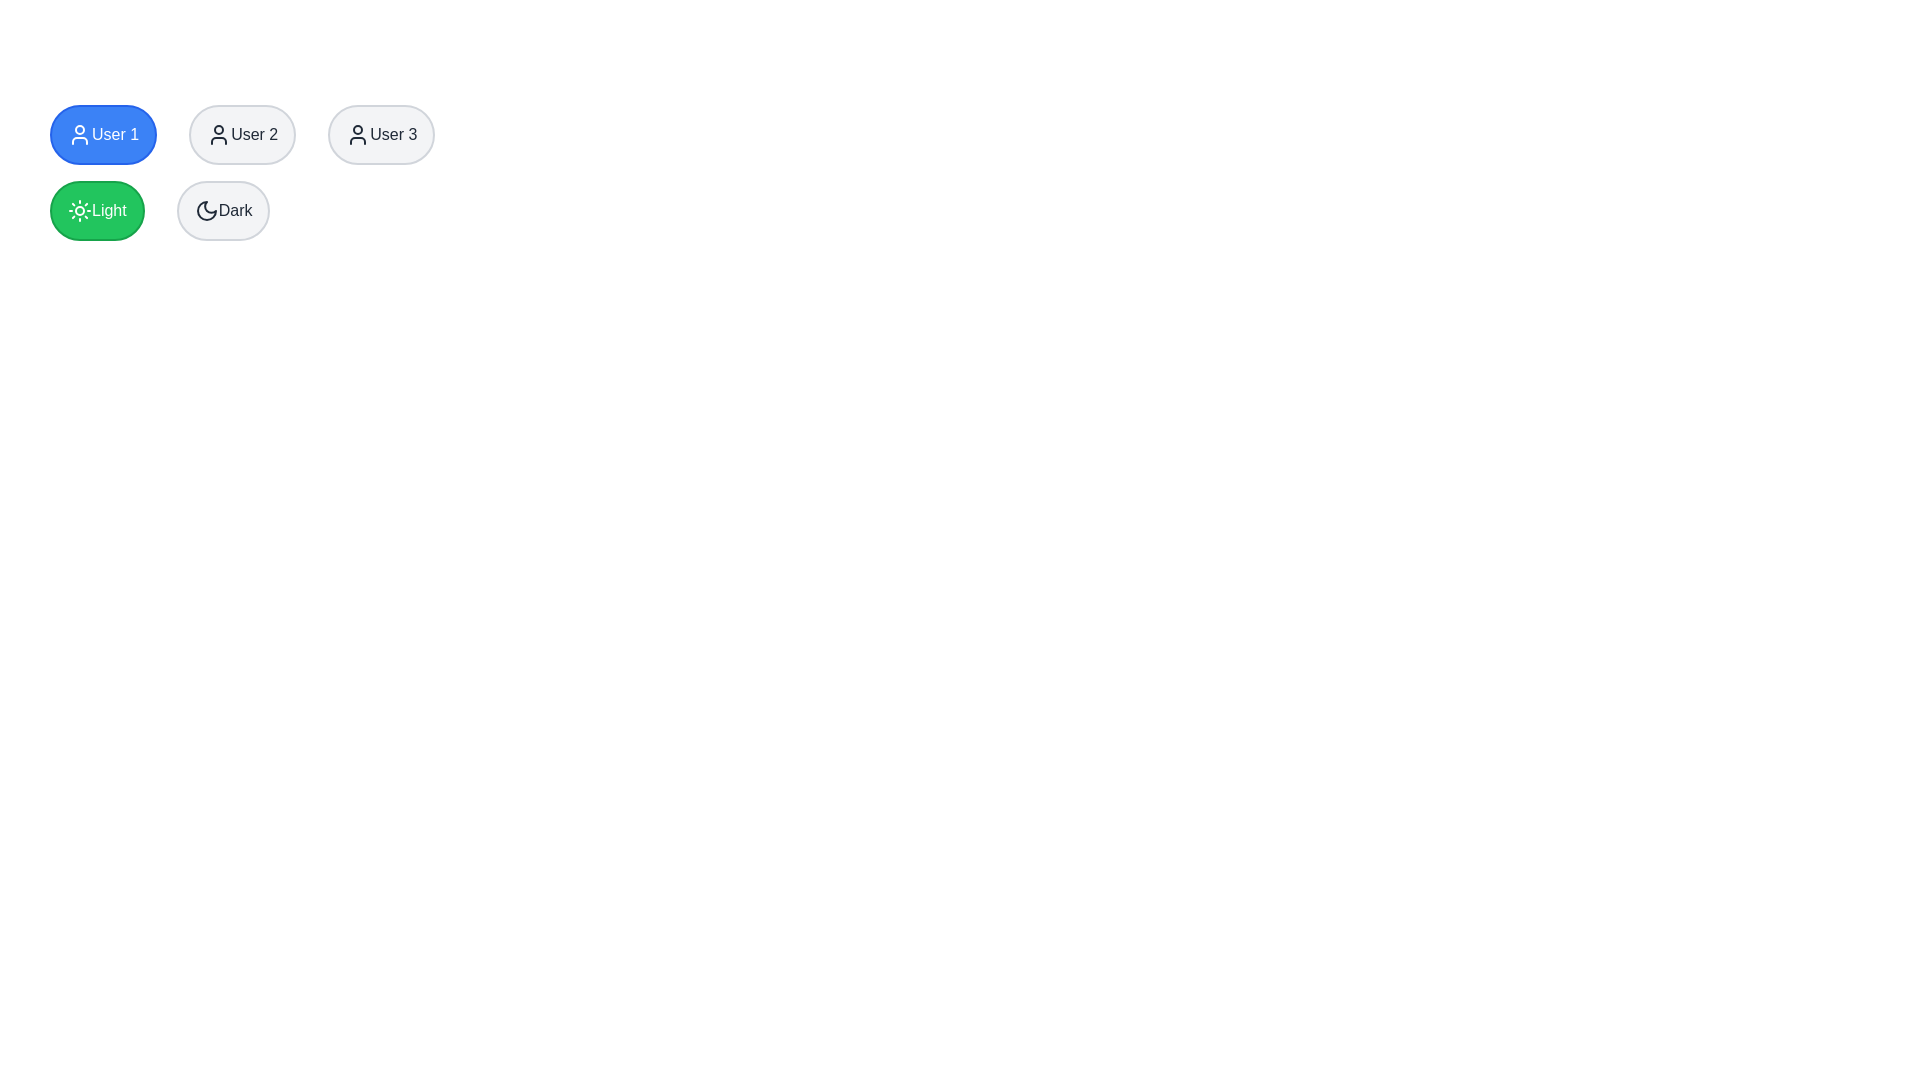  I want to click on the 'Dark' mode toggle button, which is located in the second position from the left in its row, directly to the right of the 'Light' button, so click(223, 211).